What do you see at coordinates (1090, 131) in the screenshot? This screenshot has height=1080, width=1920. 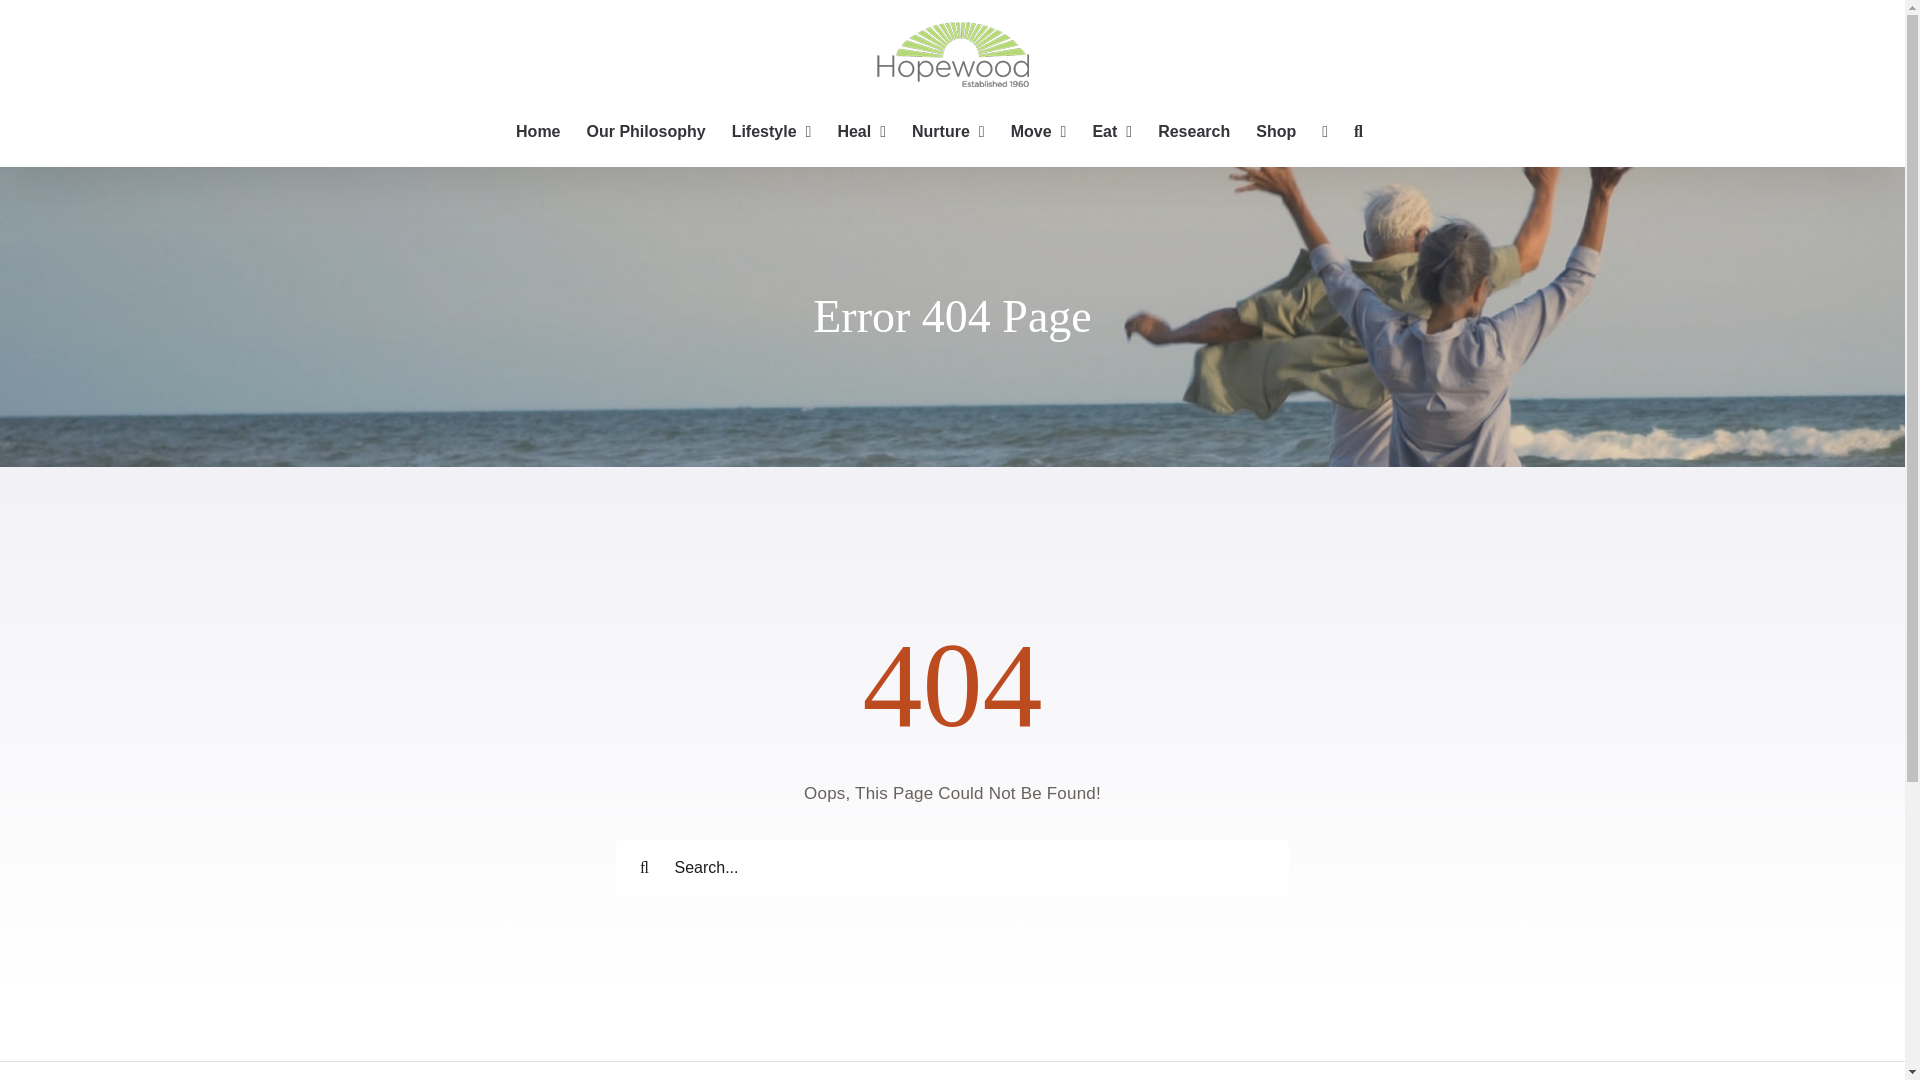 I see `'Eat'` at bounding box center [1090, 131].